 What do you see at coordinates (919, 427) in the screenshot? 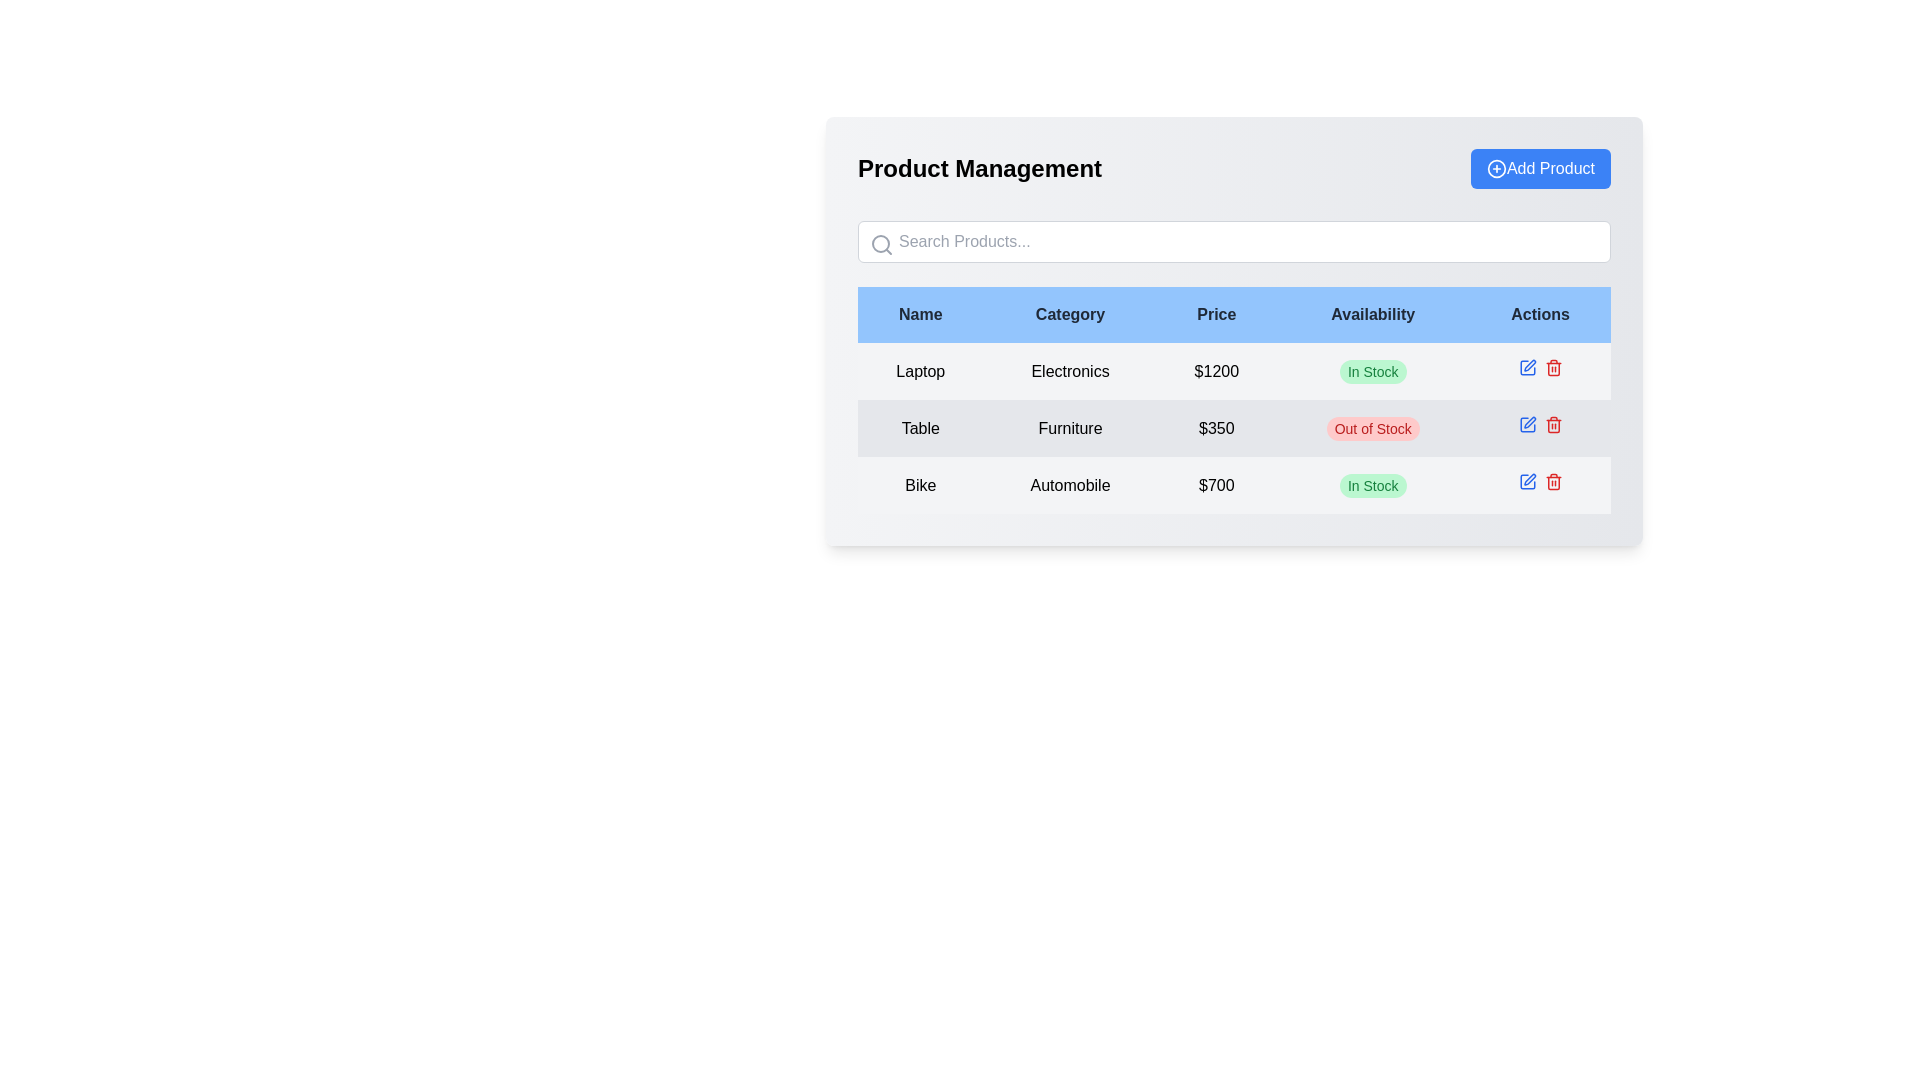
I see `the text label displaying 'Table' located in the second row of the data table under the 'Name' column` at bounding box center [919, 427].